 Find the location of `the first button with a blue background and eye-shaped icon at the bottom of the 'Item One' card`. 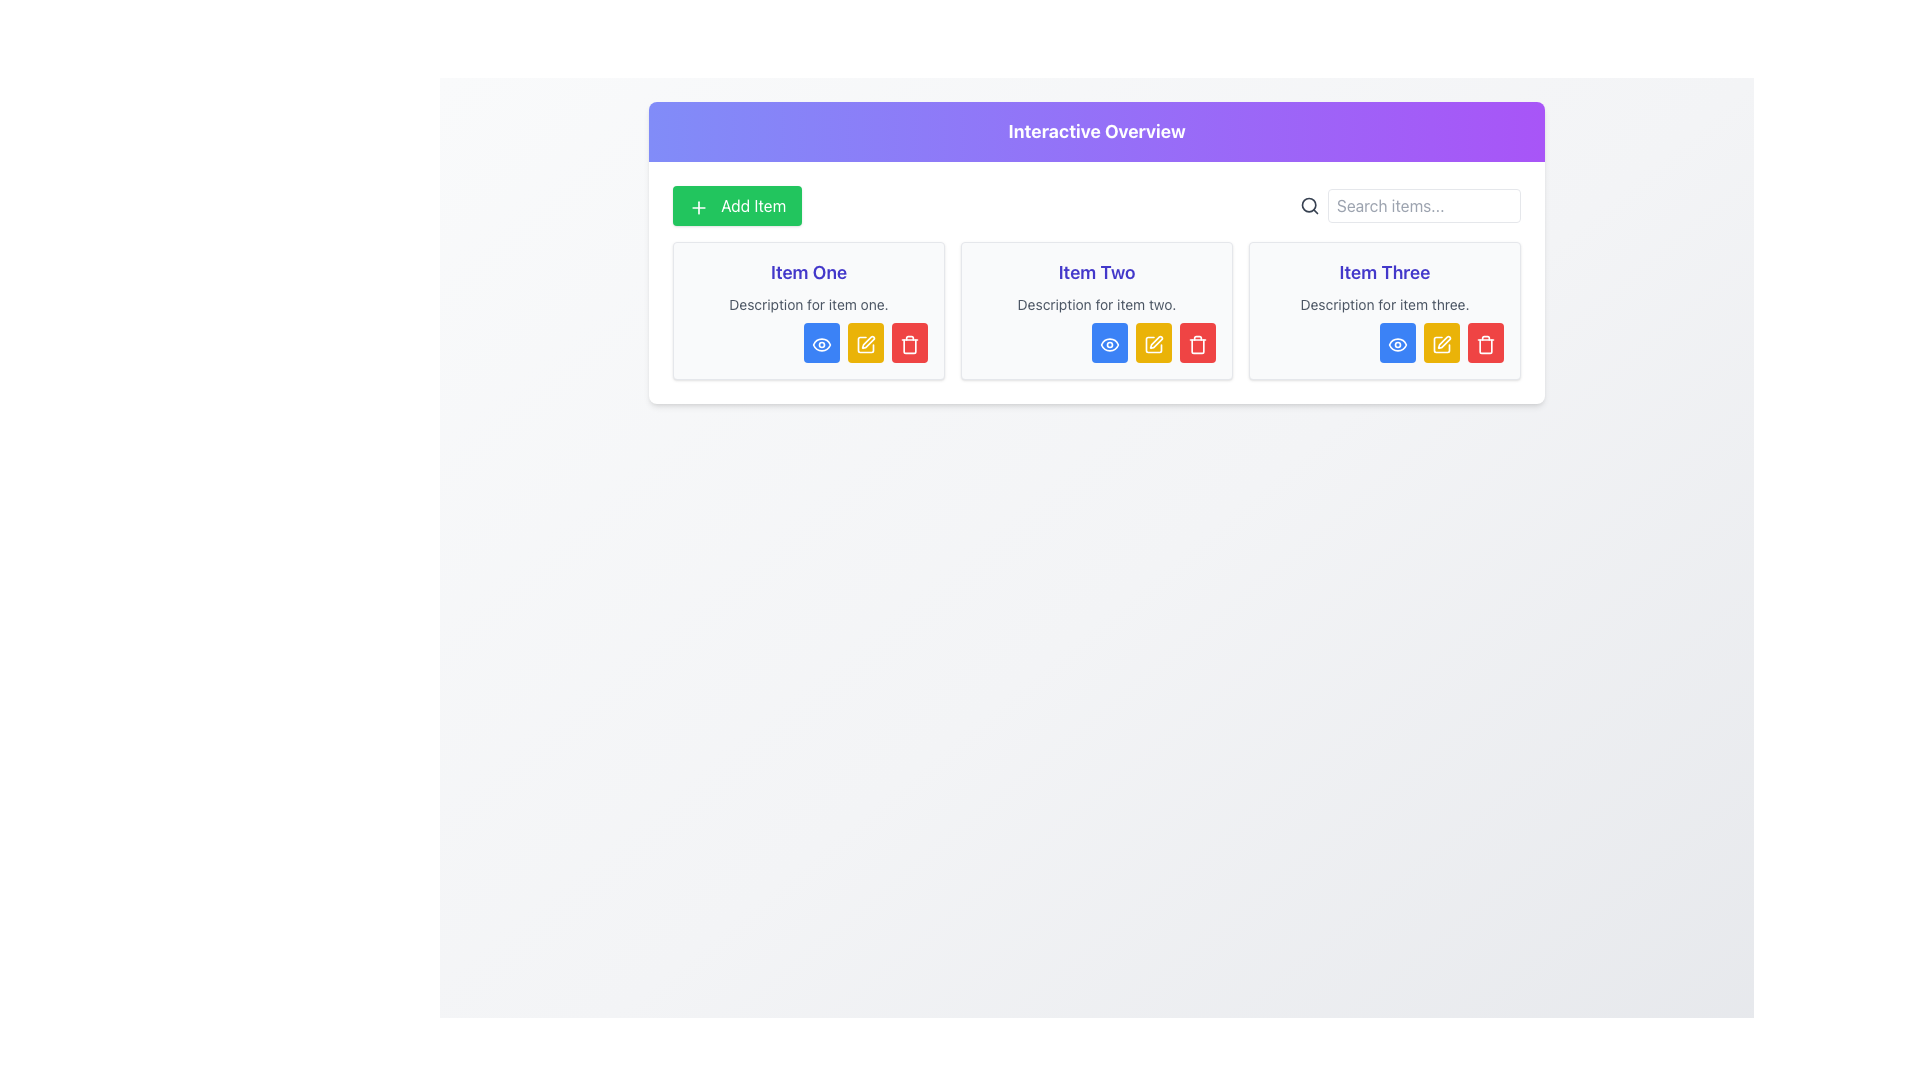

the first button with a blue background and eye-shaped icon at the bottom of the 'Item One' card is located at coordinates (821, 342).